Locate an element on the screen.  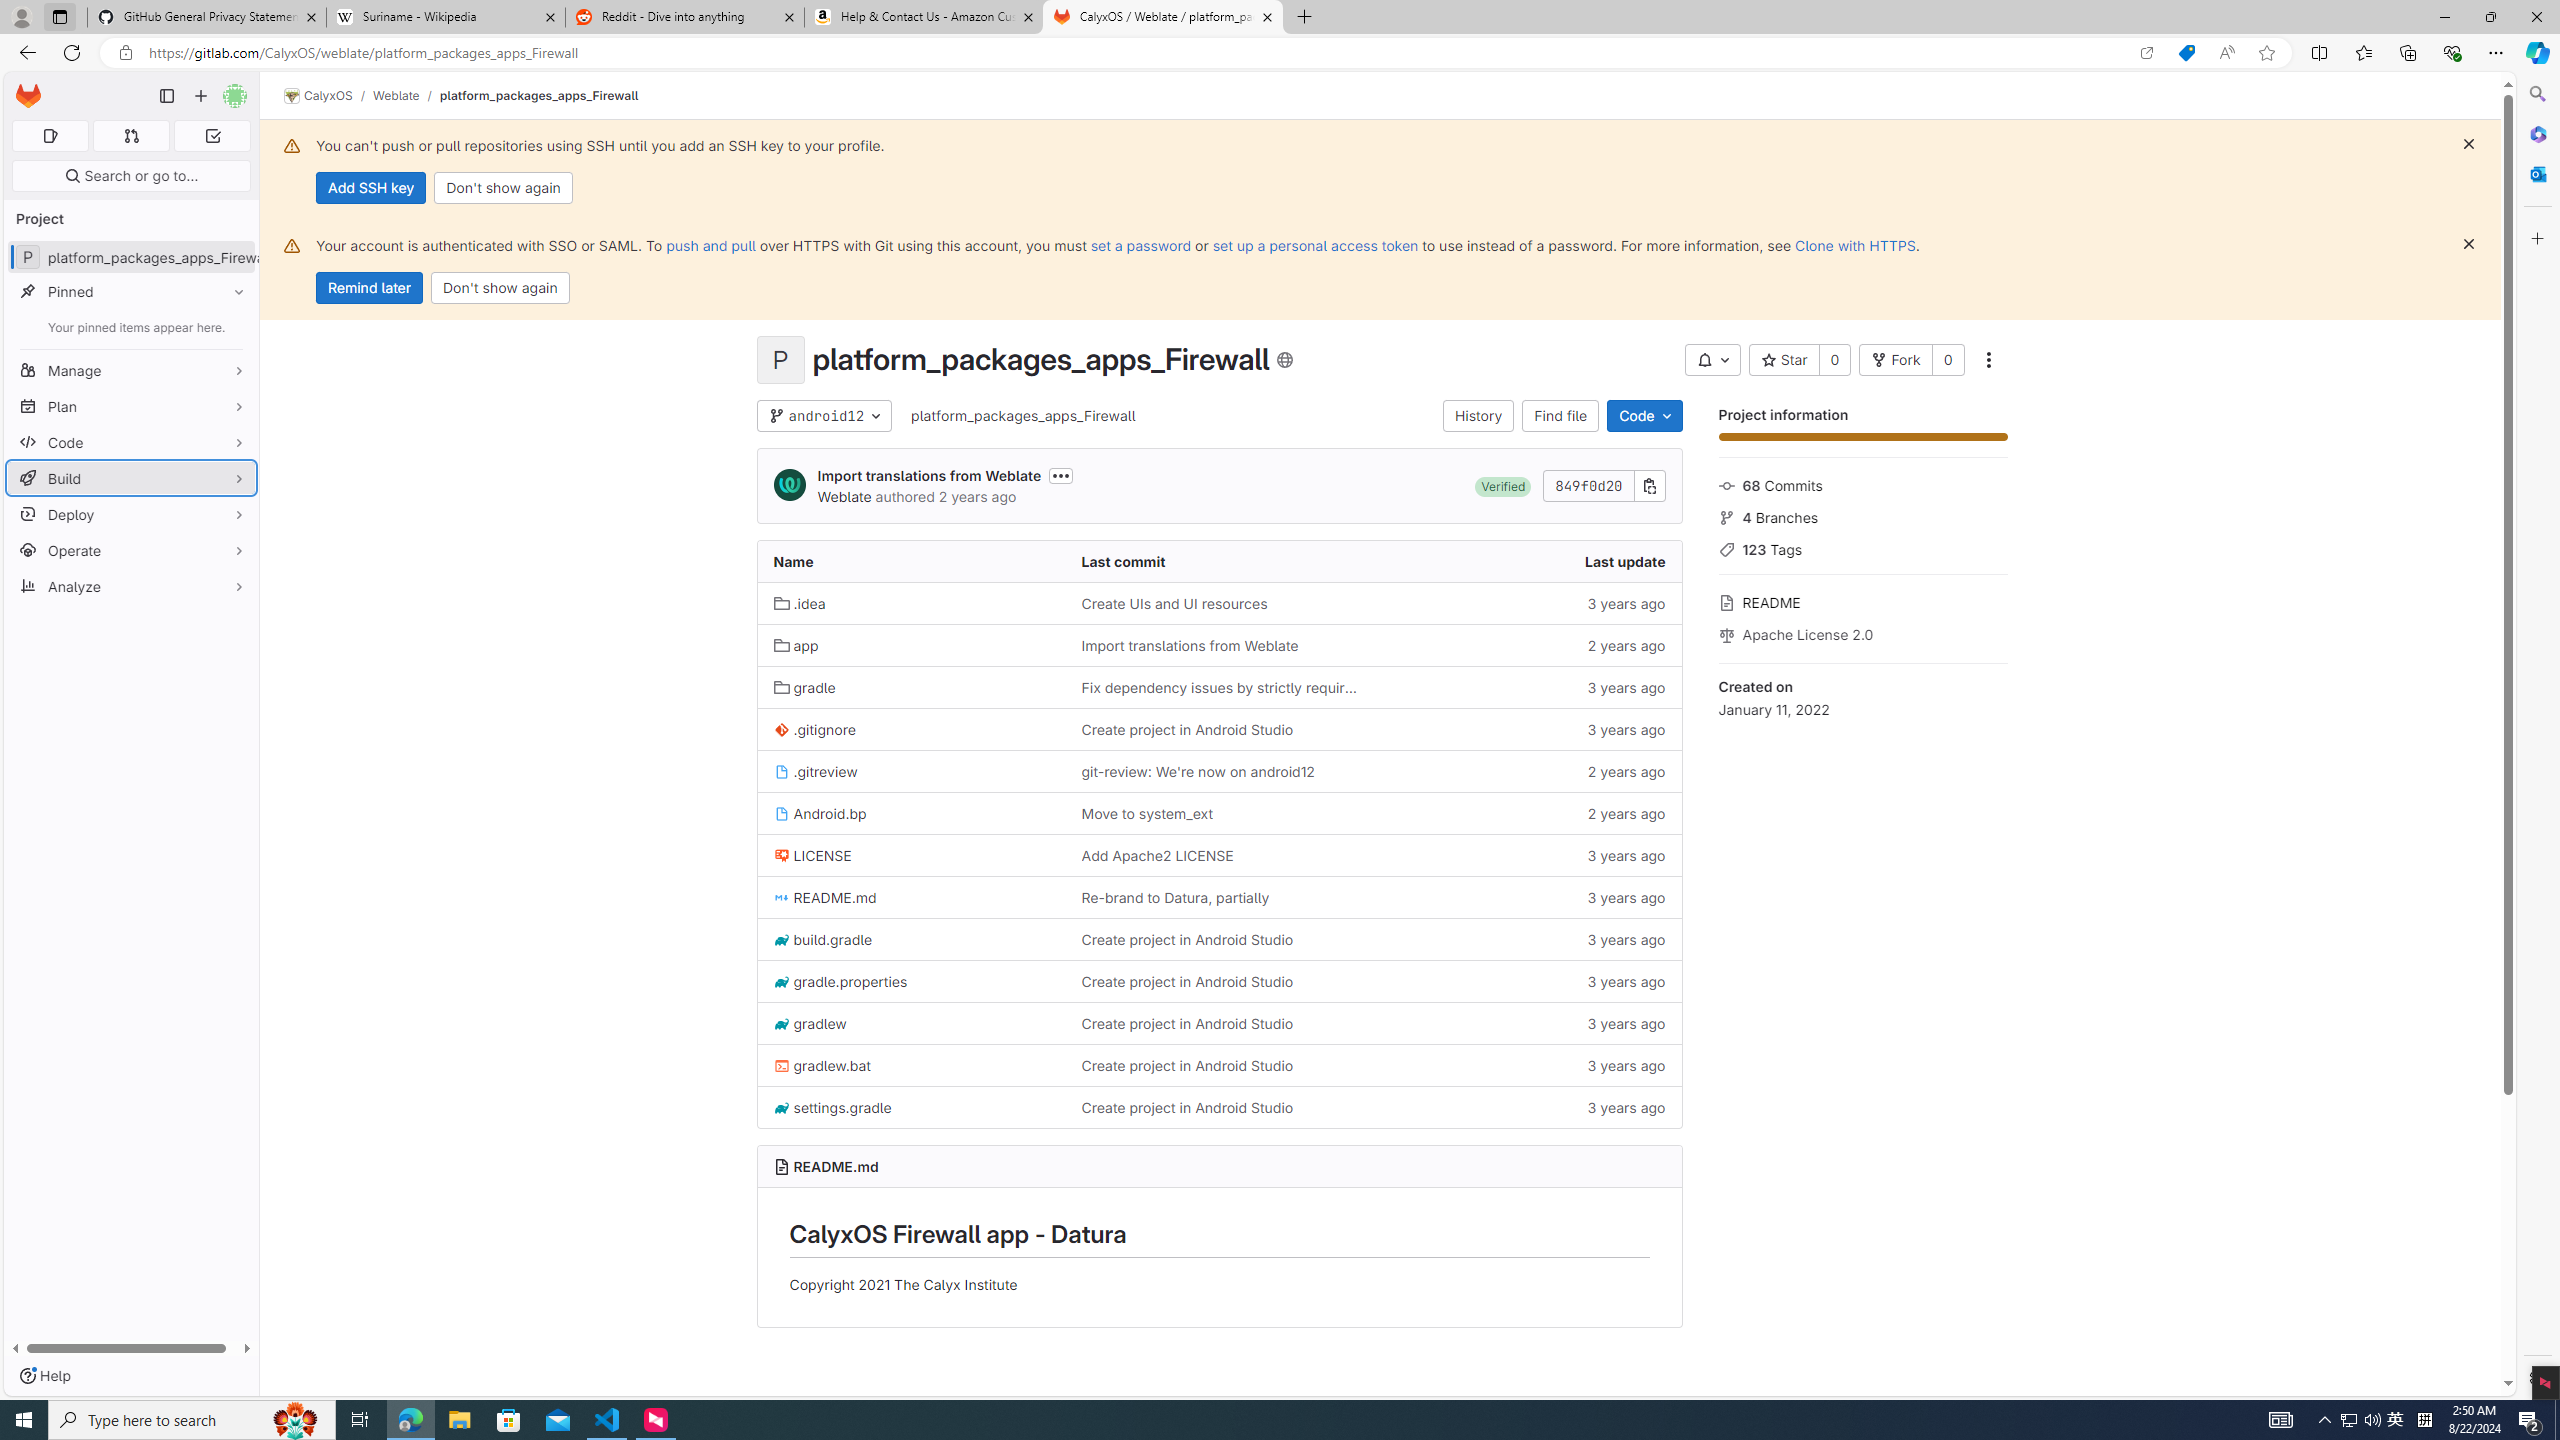
'Deploy' is located at coordinates (130, 513).